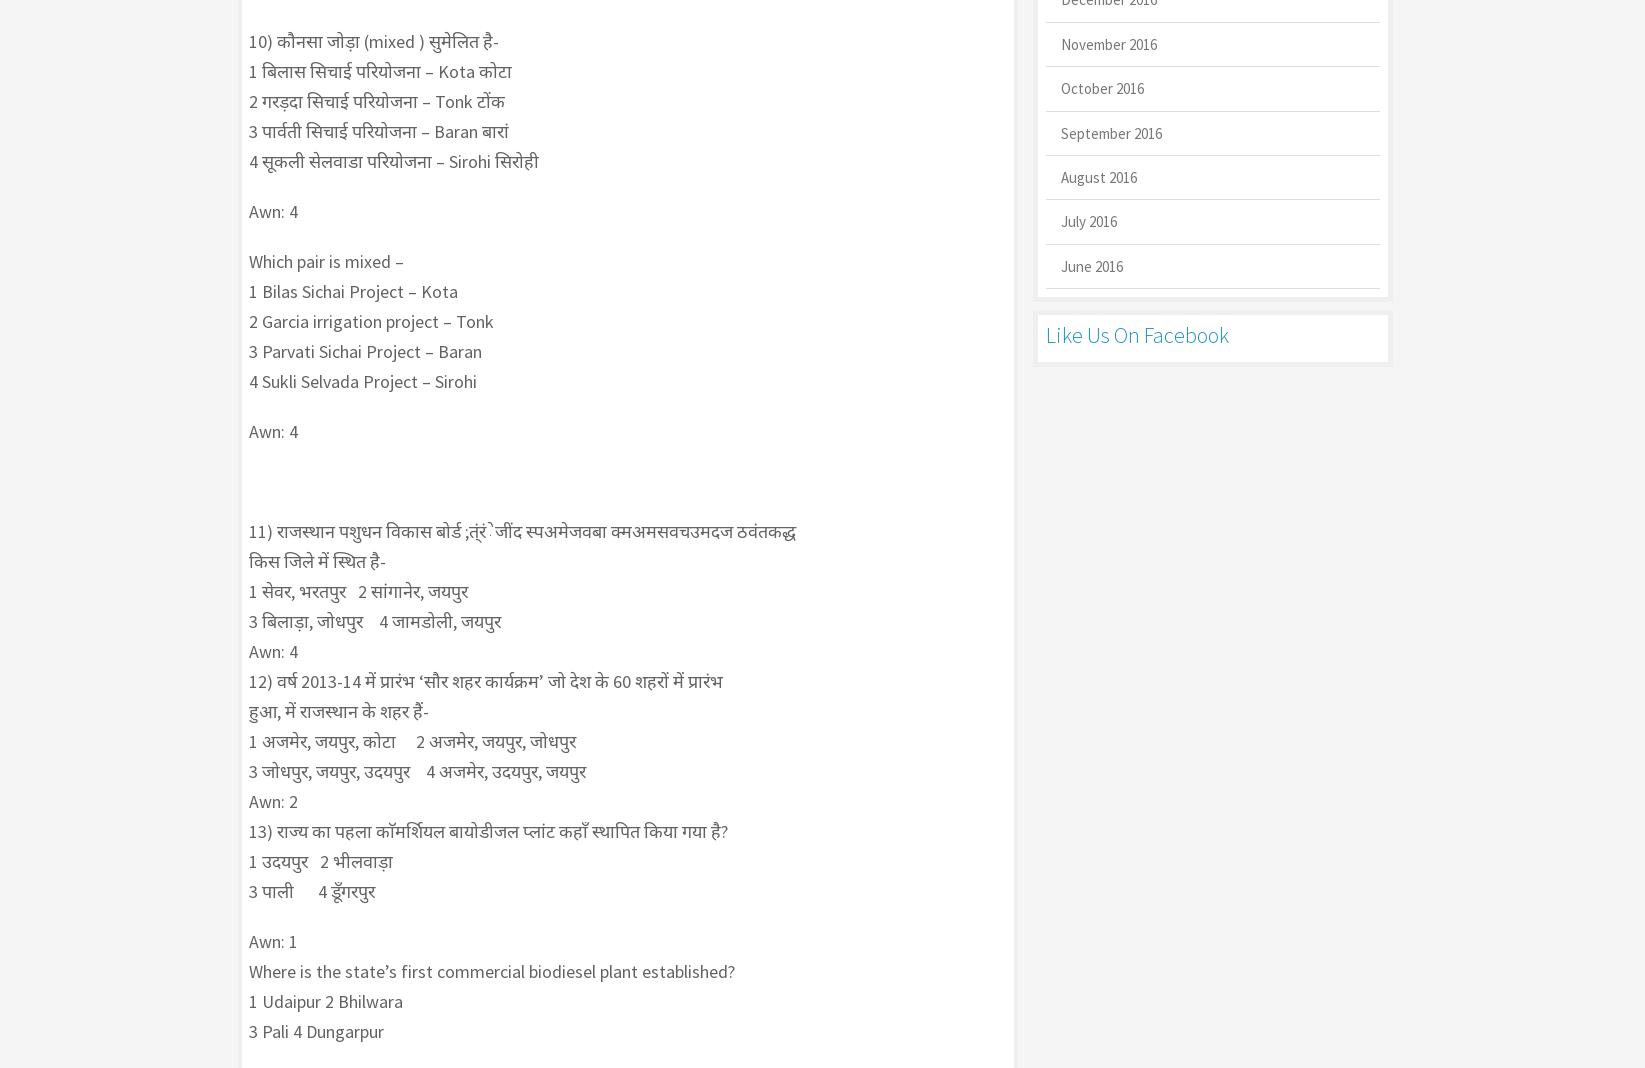 The image size is (1645, 1068). I want to click on '3 जोधपुर, जयपुर, उदयपुर    4 अजमेर, उदयपुर, जयपुर', so click(415, 771).